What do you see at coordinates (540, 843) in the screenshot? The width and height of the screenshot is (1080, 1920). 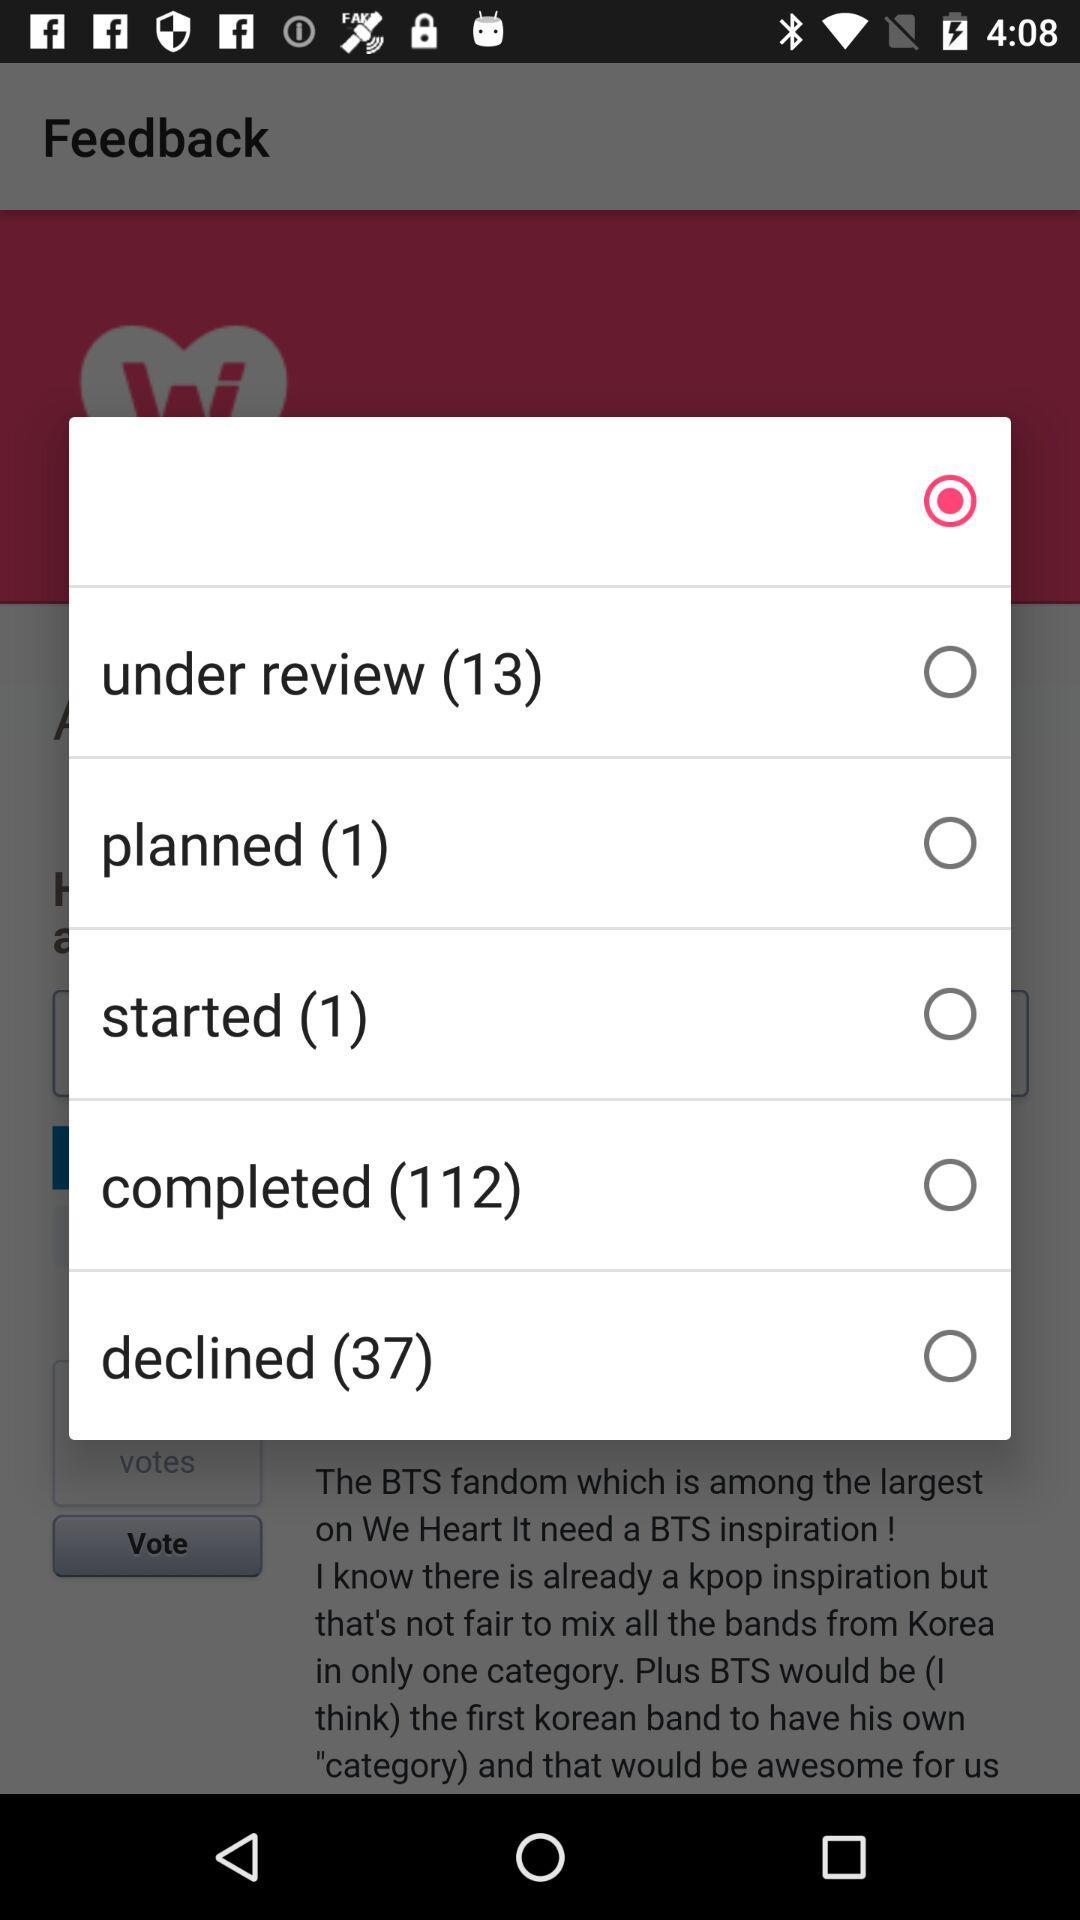 I see `the item above started (1) item` at bounding box center [540, 843].